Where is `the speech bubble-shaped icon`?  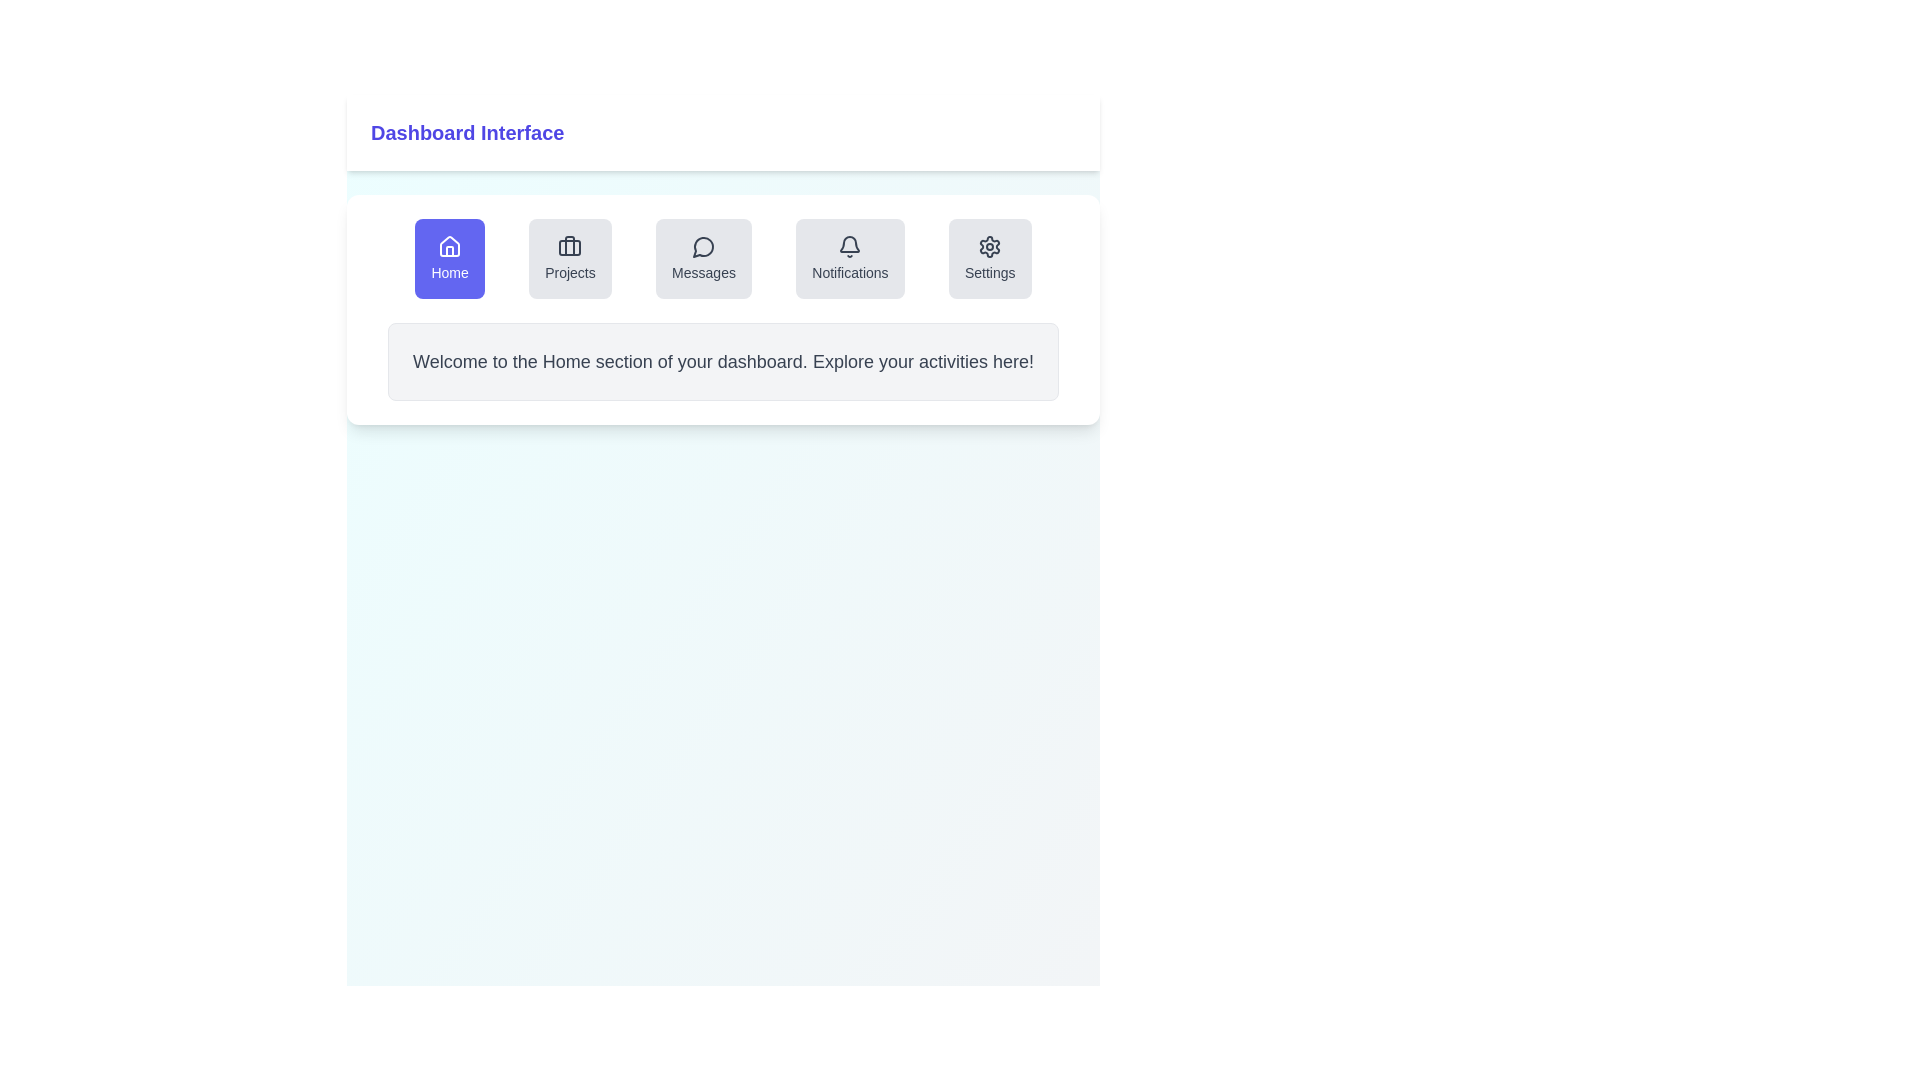
the speech bubble-shaped icon is located at coordinates (704, 245).